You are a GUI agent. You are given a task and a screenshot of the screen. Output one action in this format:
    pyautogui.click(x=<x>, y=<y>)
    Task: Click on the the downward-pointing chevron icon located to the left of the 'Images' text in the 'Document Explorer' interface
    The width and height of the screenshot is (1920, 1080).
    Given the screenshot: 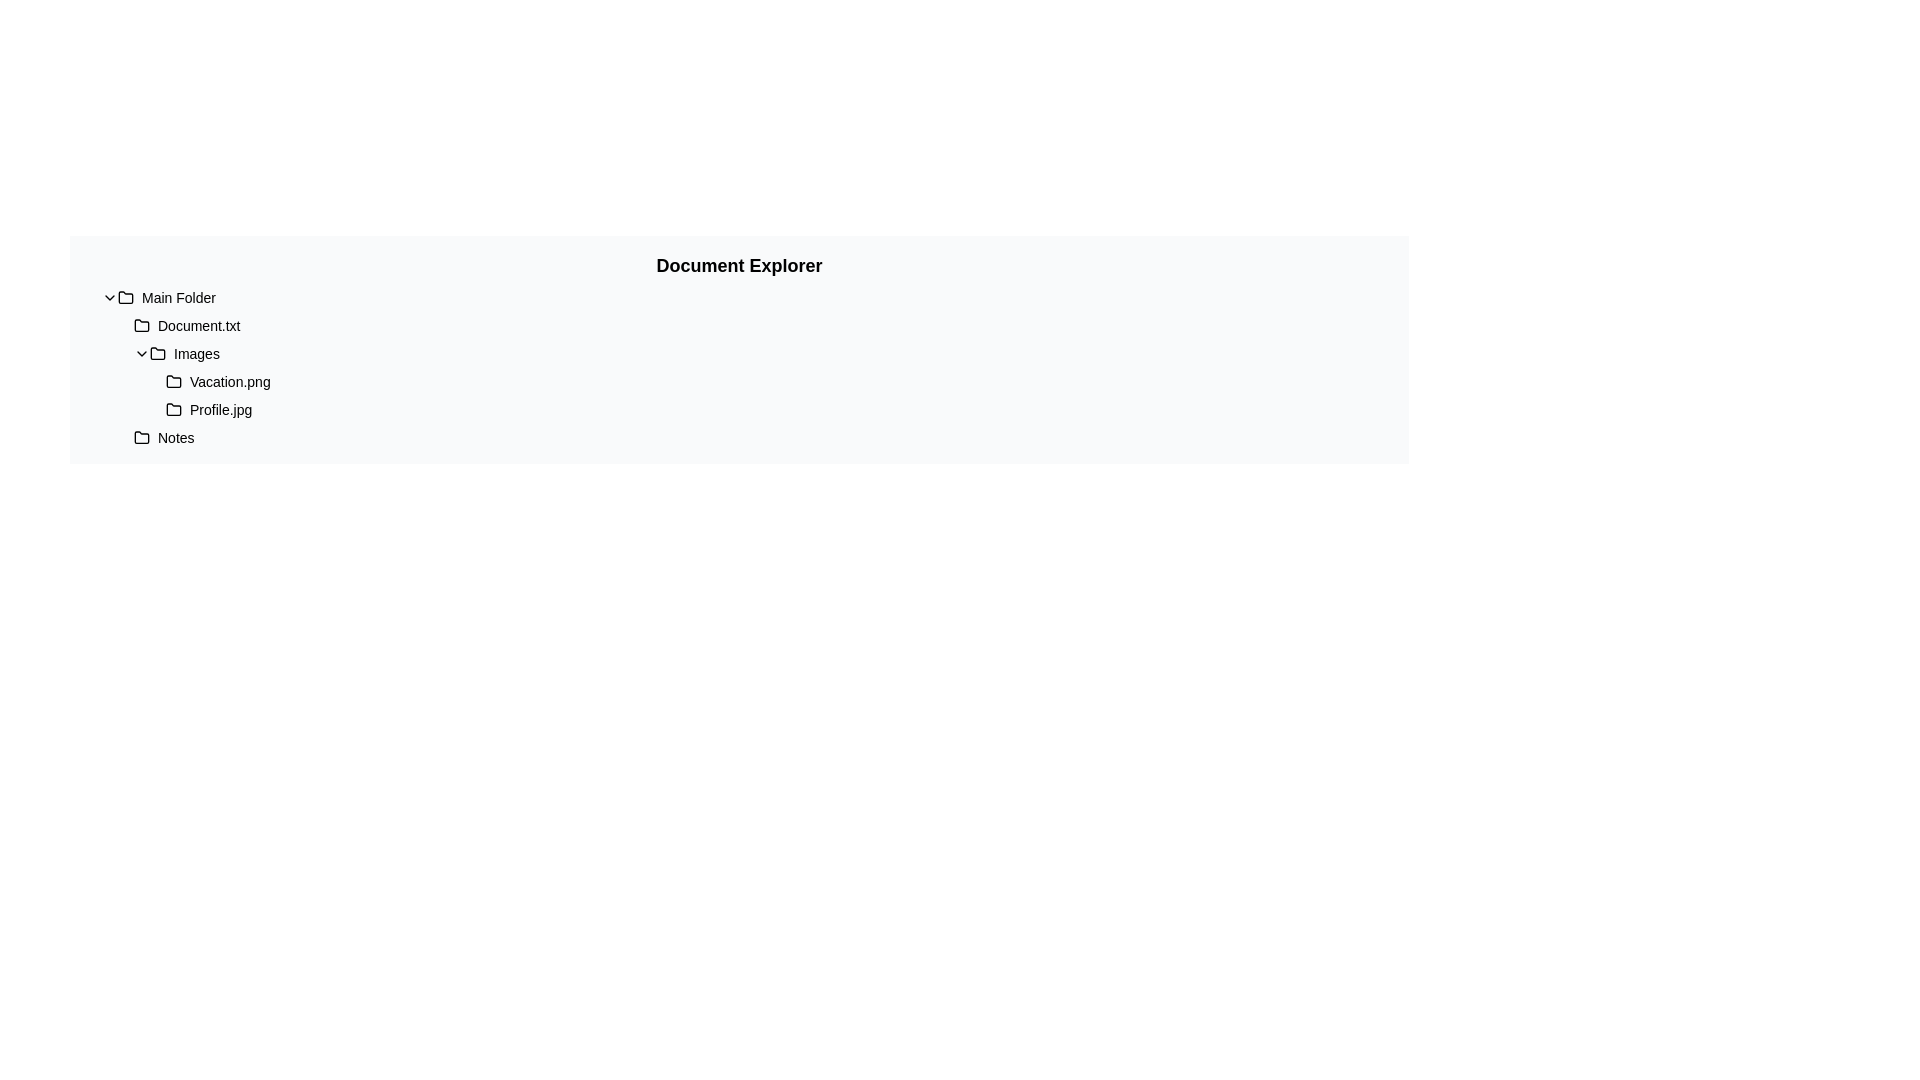 What is the action you would take?
    pyautogui.click(x=141, y=353)
    